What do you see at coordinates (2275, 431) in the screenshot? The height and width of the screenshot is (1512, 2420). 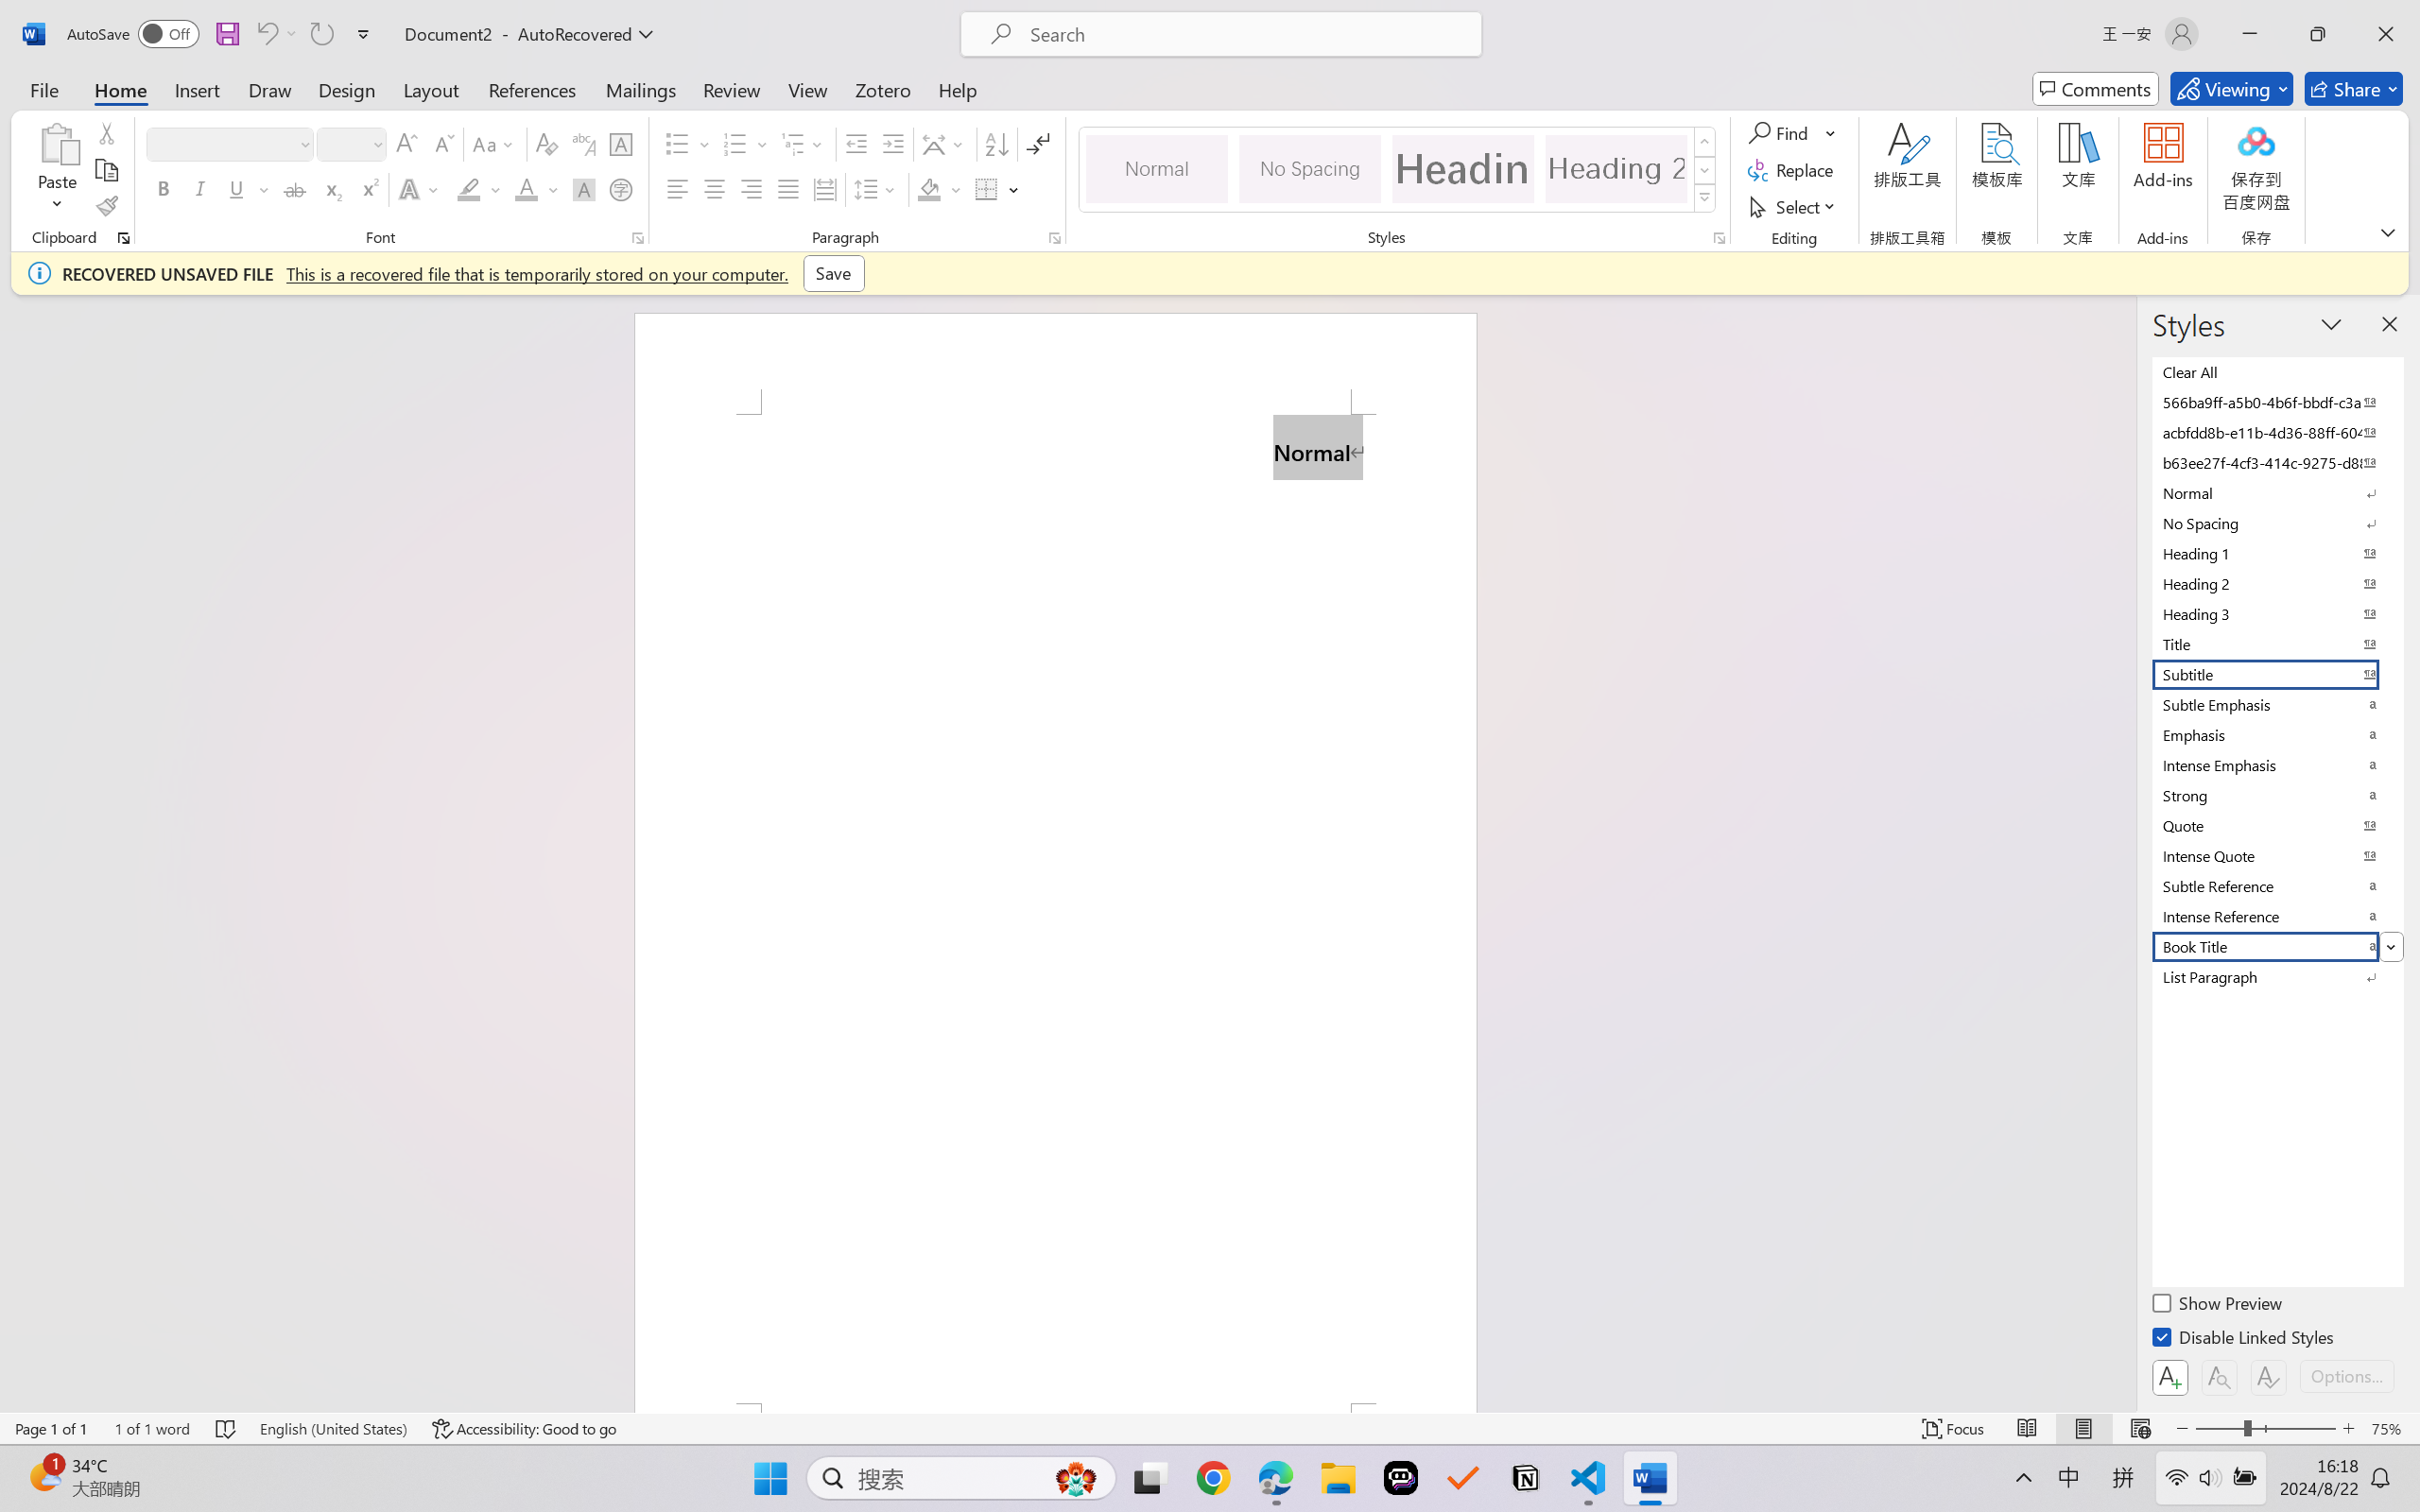 I see `'acbfdd8b-e11b-4d36-88ff-6049b138f862'` at bounding box center [2275, 431].